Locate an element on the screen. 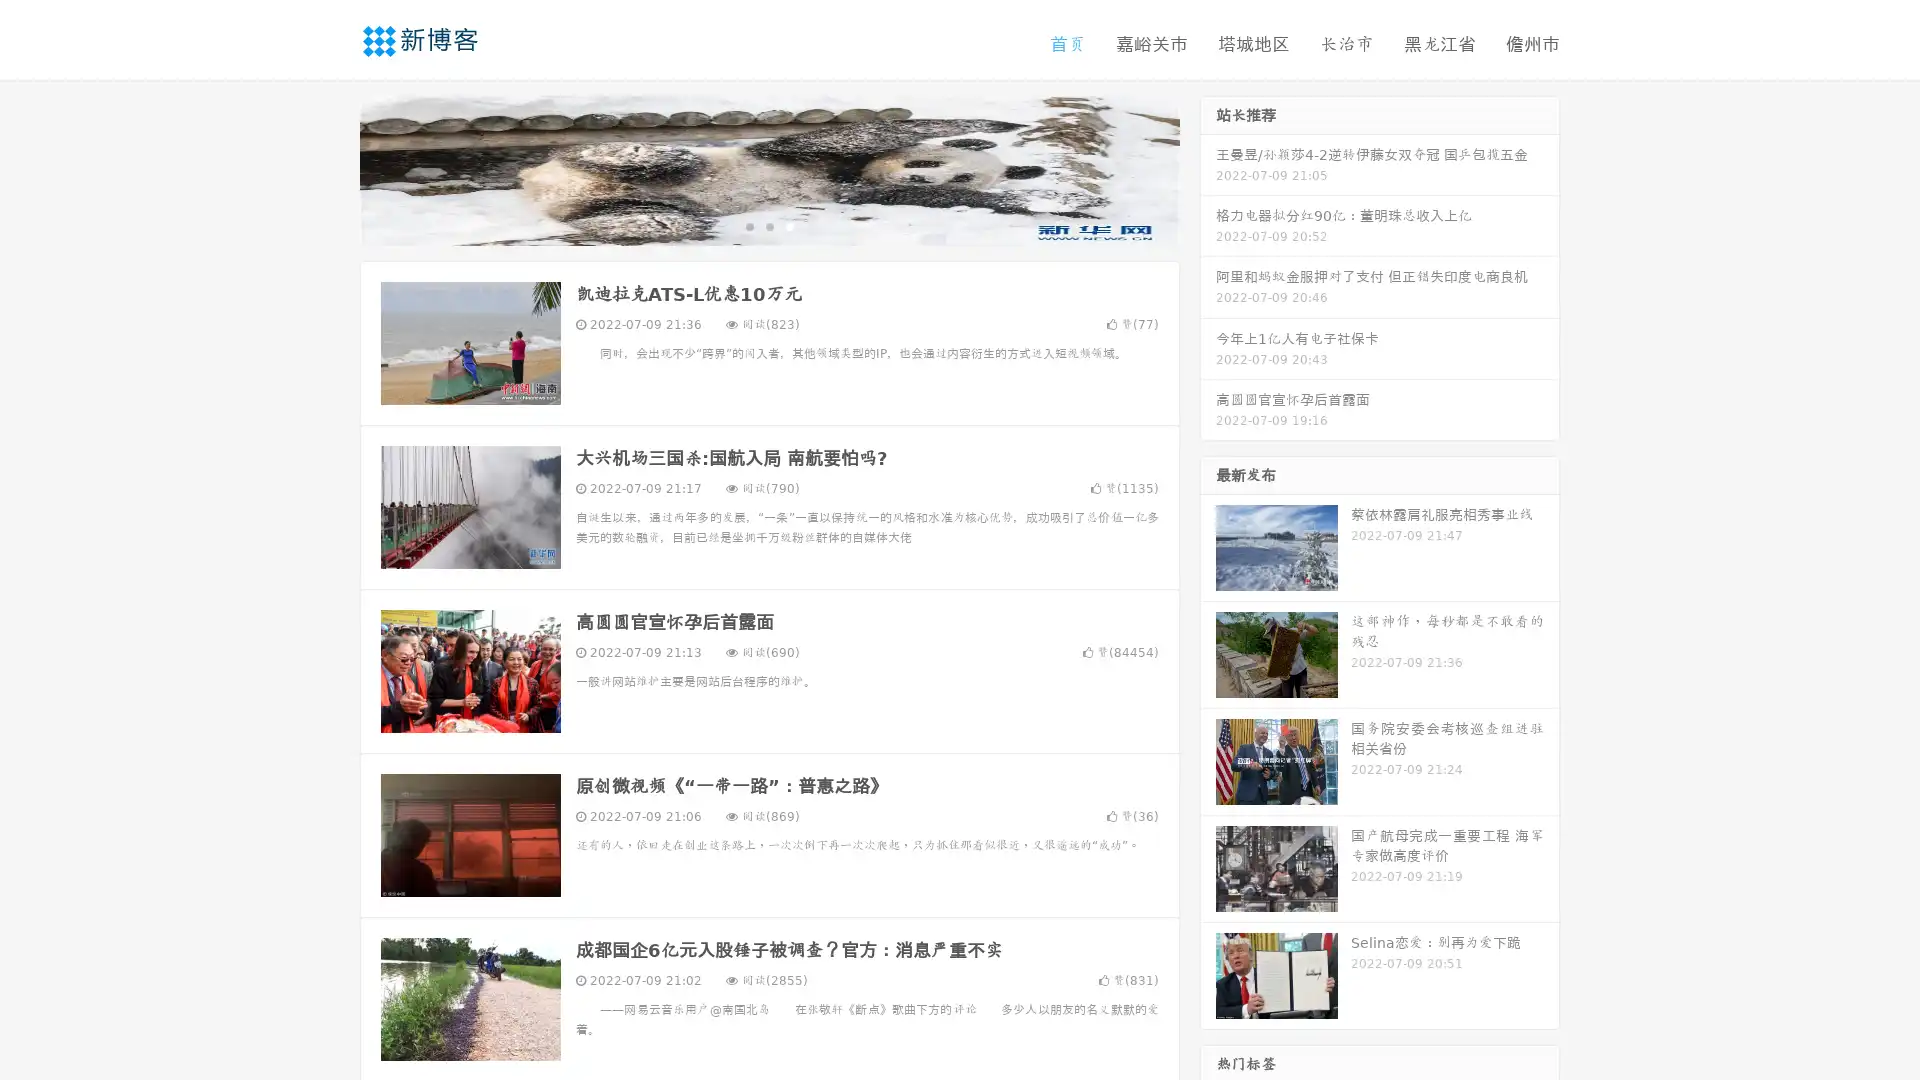 The image size is (1920, 1080). Go to slide 1 is located at coordinates (748, 225).